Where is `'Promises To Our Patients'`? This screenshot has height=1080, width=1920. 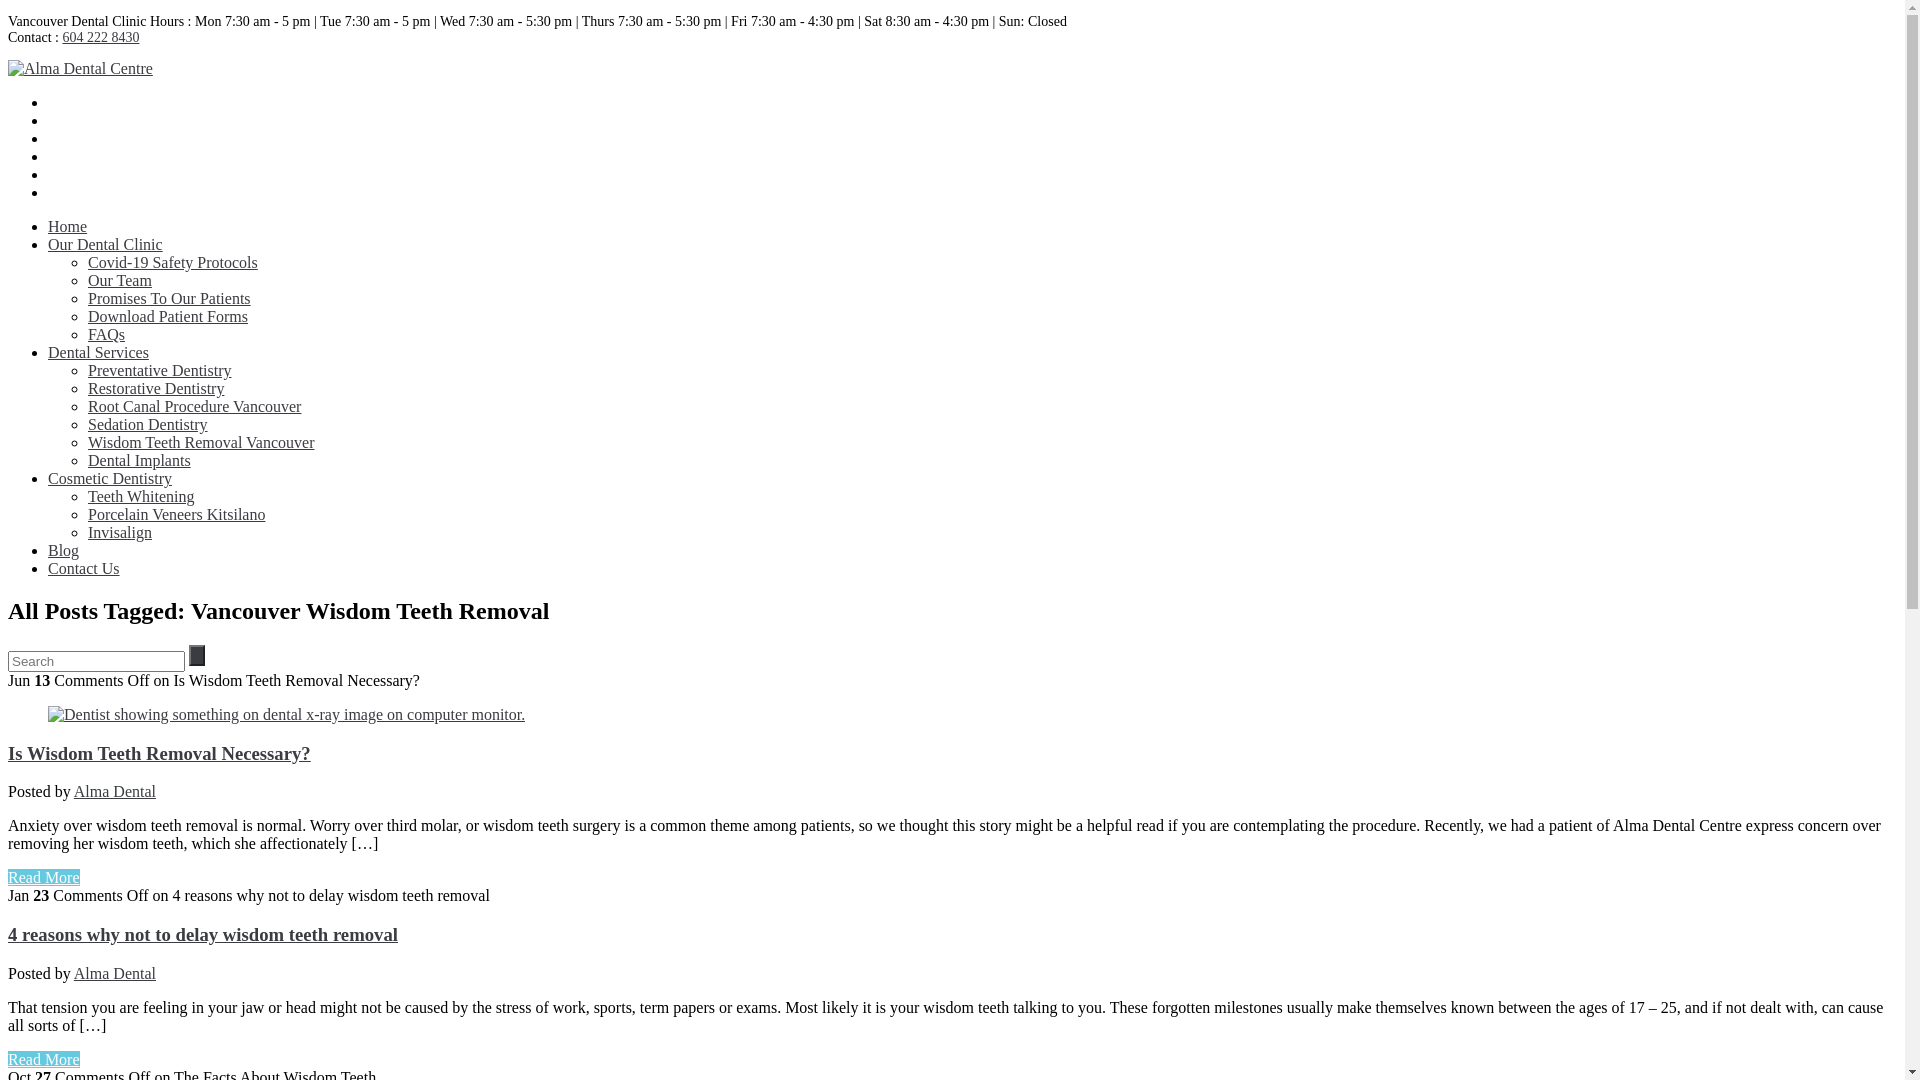 'Promises To Our Patients' is located at coordinates (169, 298).